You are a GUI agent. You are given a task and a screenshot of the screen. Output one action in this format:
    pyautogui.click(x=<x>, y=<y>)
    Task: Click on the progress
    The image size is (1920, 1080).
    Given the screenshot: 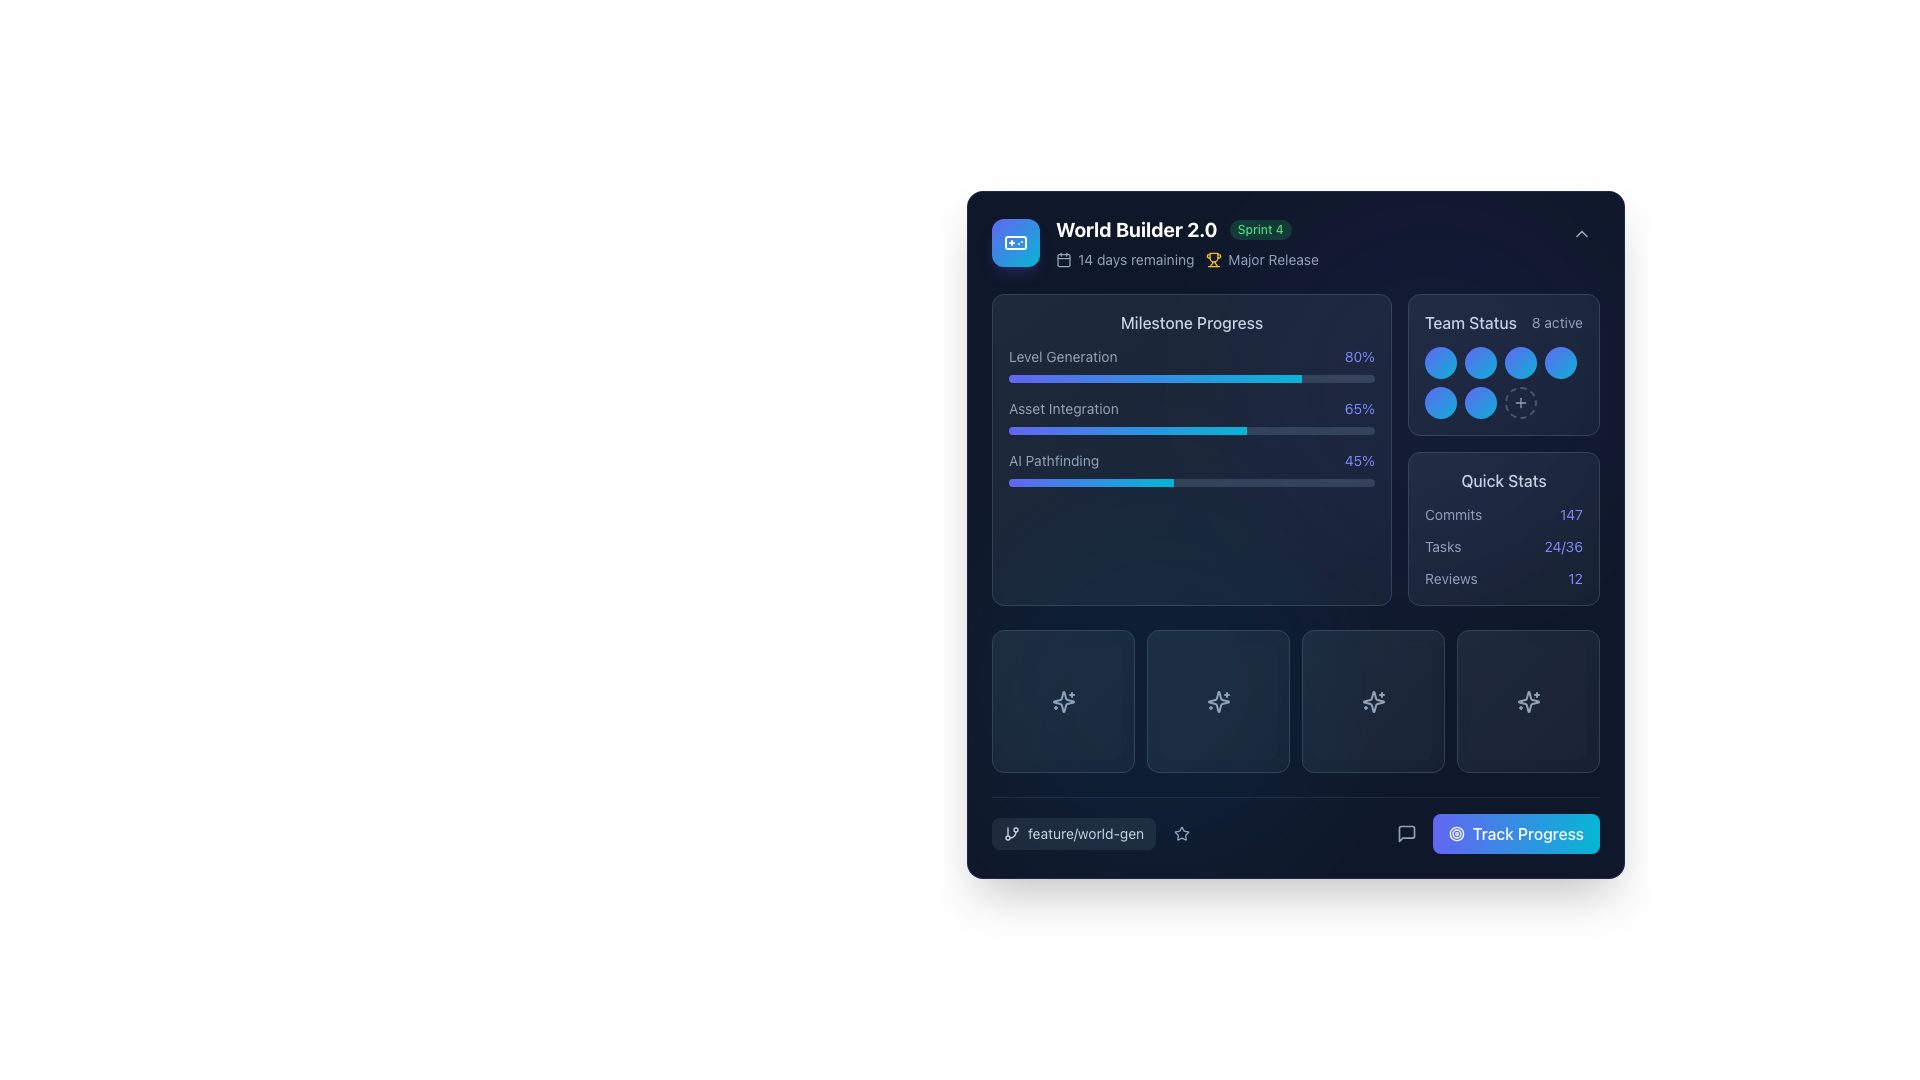 What is the action you would take?
    pyautogui.click(x=1193, y=378)
    